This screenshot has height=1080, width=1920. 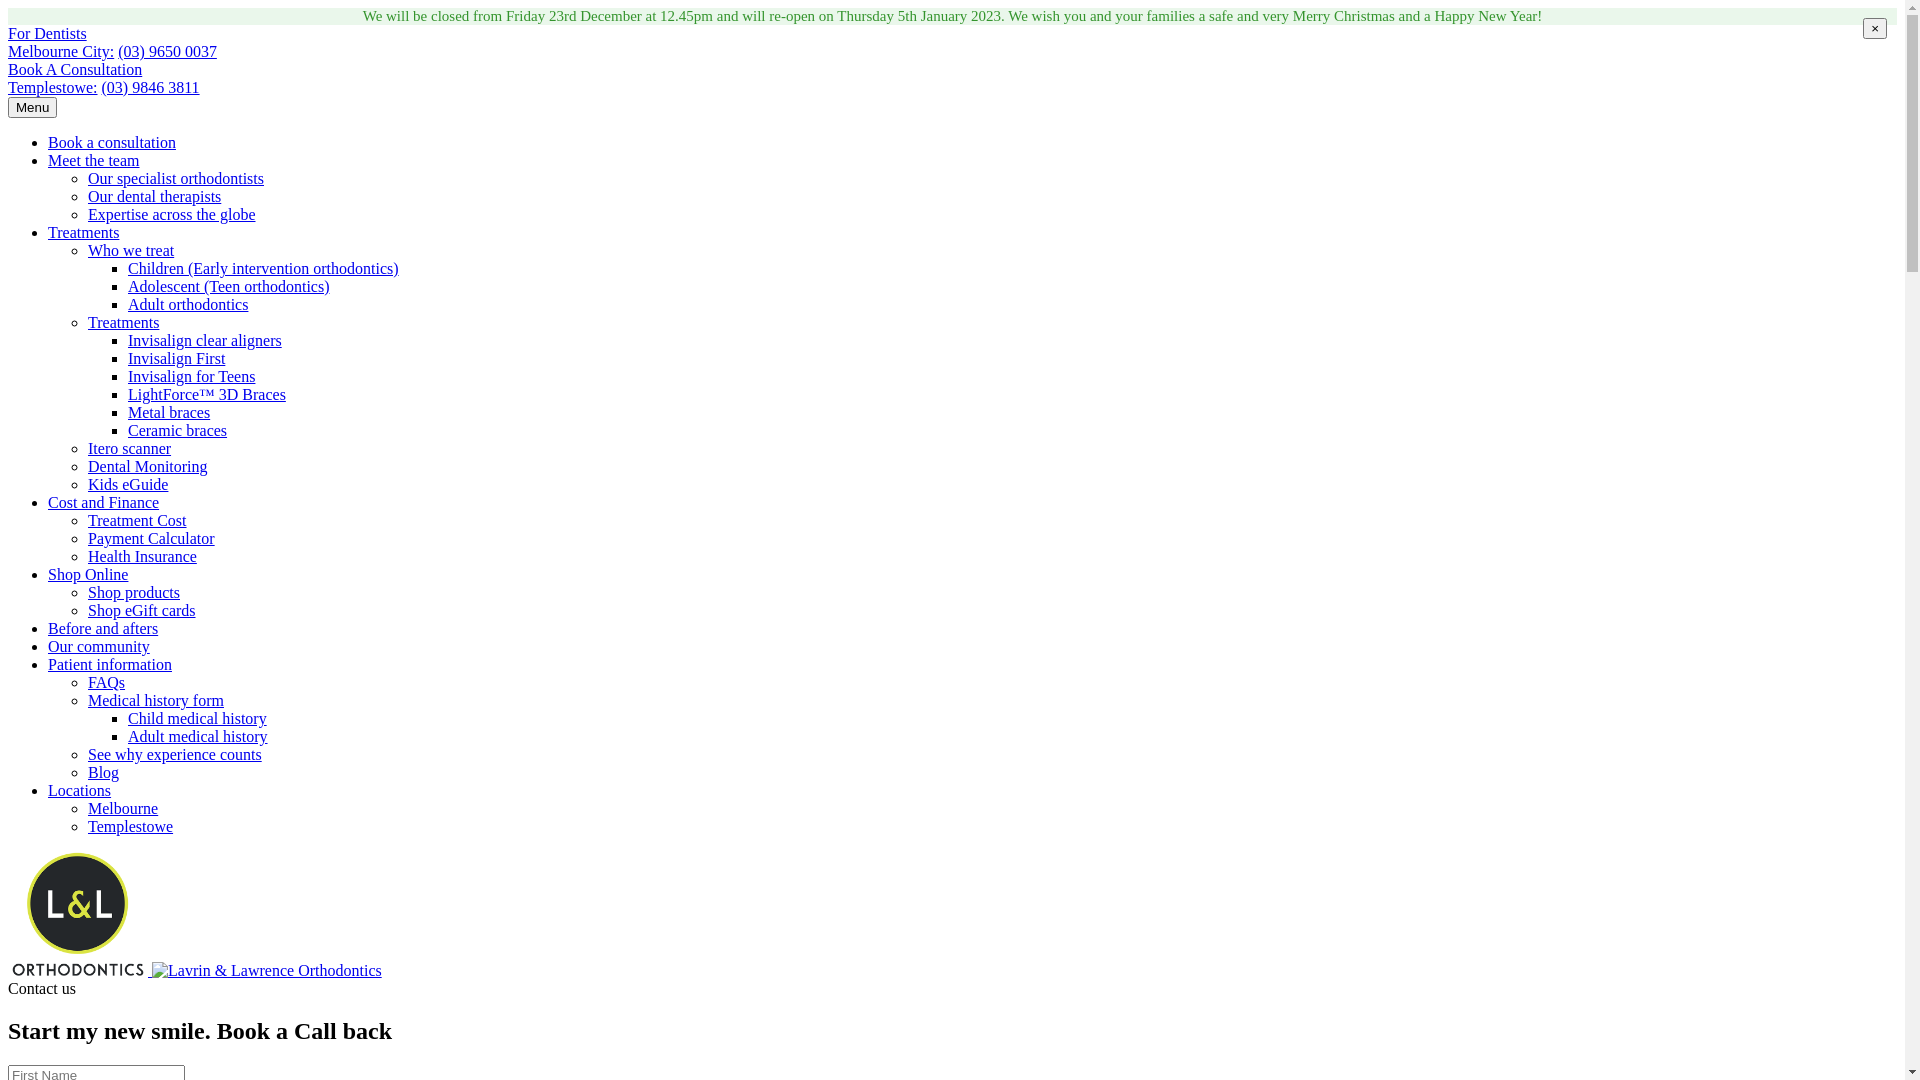 What do you see at coordinates (187, 304) in the screenshot?
I see `'Adult orthodontics'` at bounding box center [187, 304].